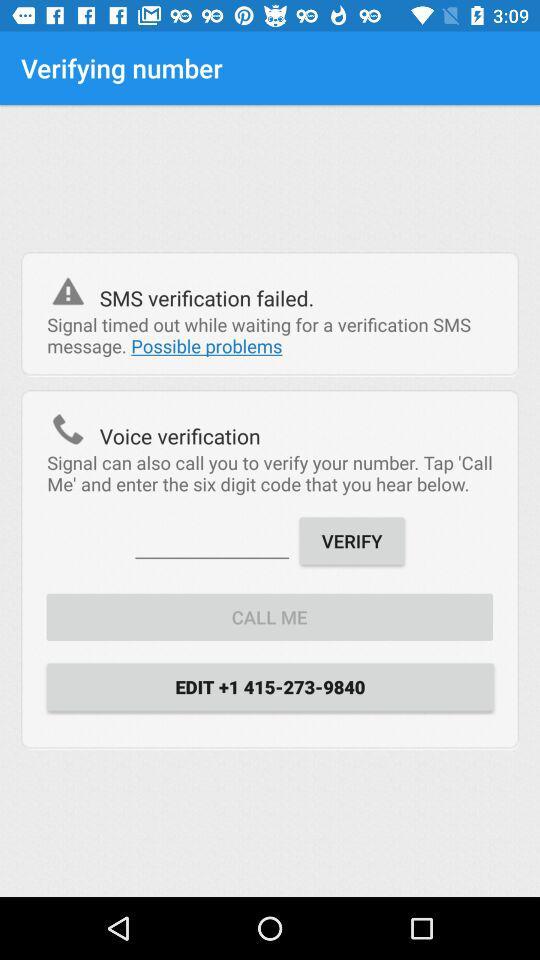 This screenshot has width=540, height=960. Describe the element at coordinates (211, 538) in the screenshot. I see `confirmation number` at that location.